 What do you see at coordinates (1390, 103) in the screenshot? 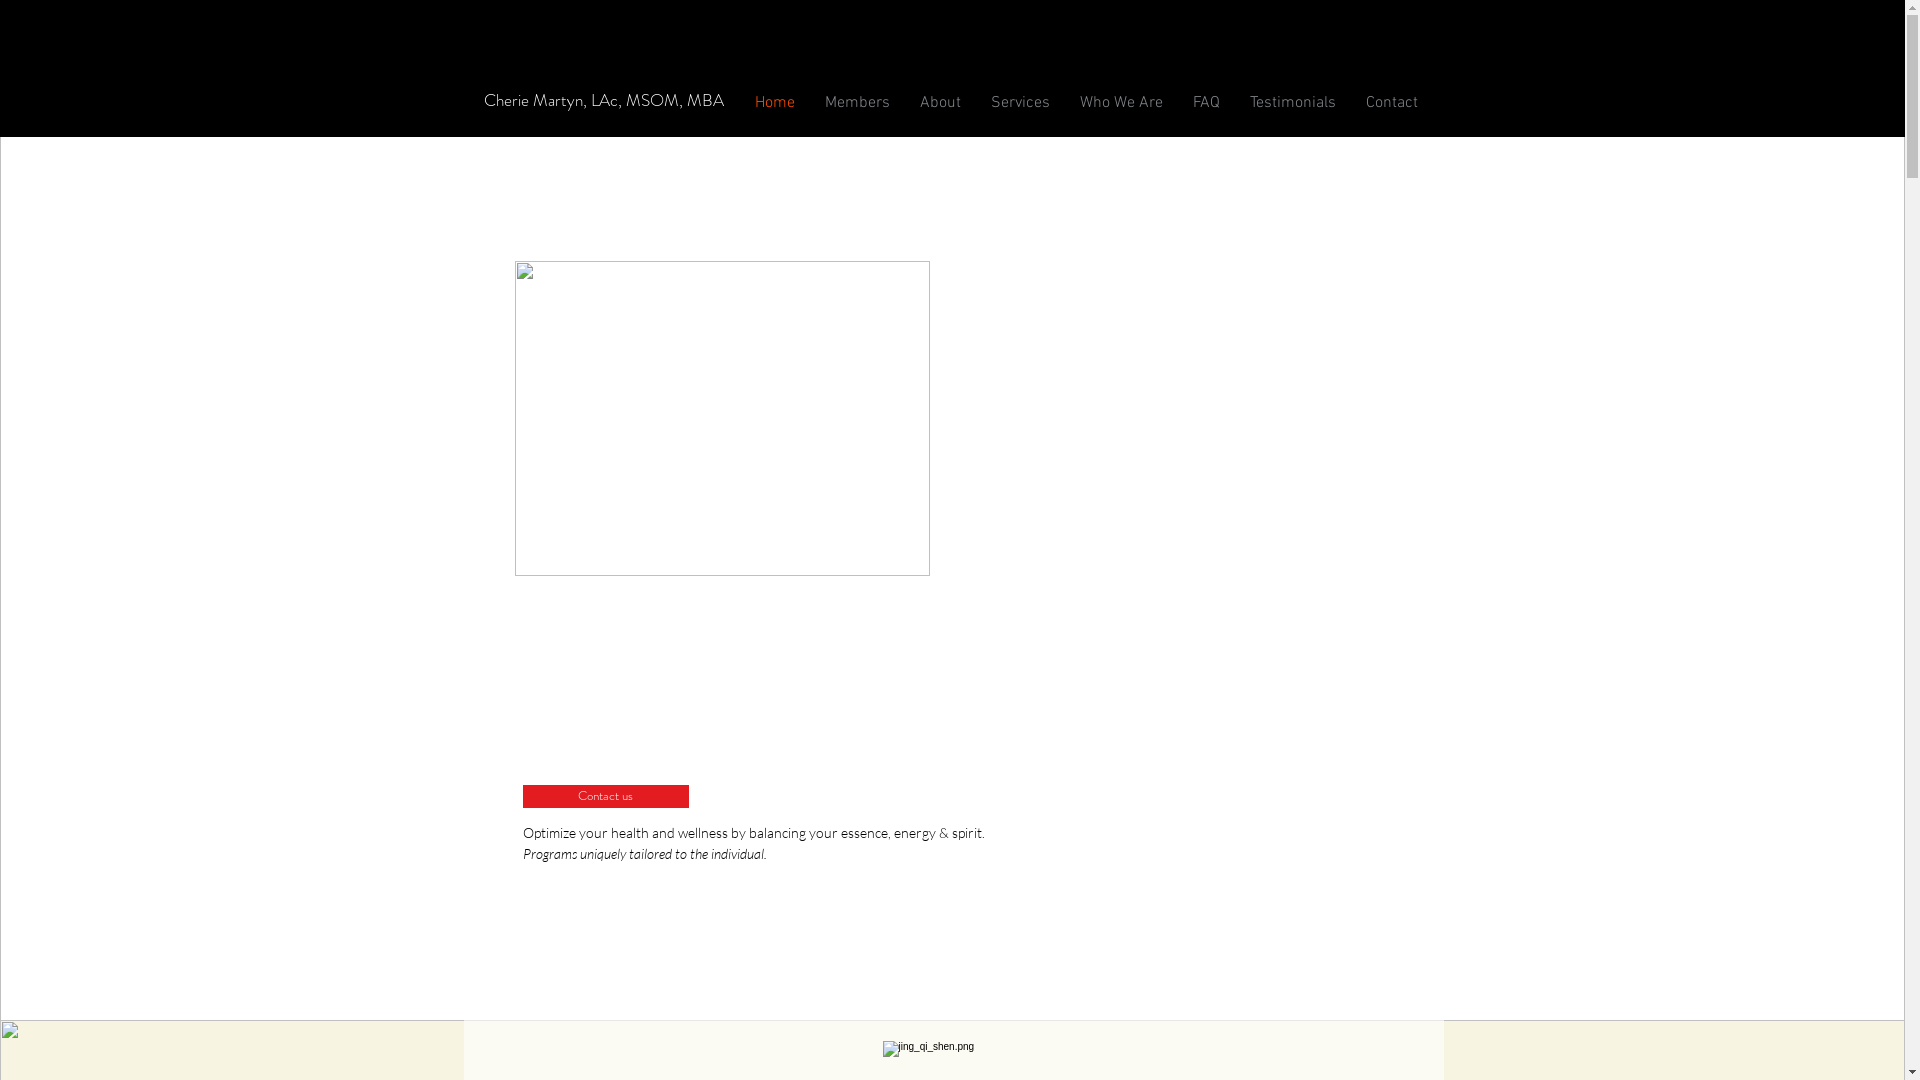
I see `'Contact'` at bounding box center [1390, 103].